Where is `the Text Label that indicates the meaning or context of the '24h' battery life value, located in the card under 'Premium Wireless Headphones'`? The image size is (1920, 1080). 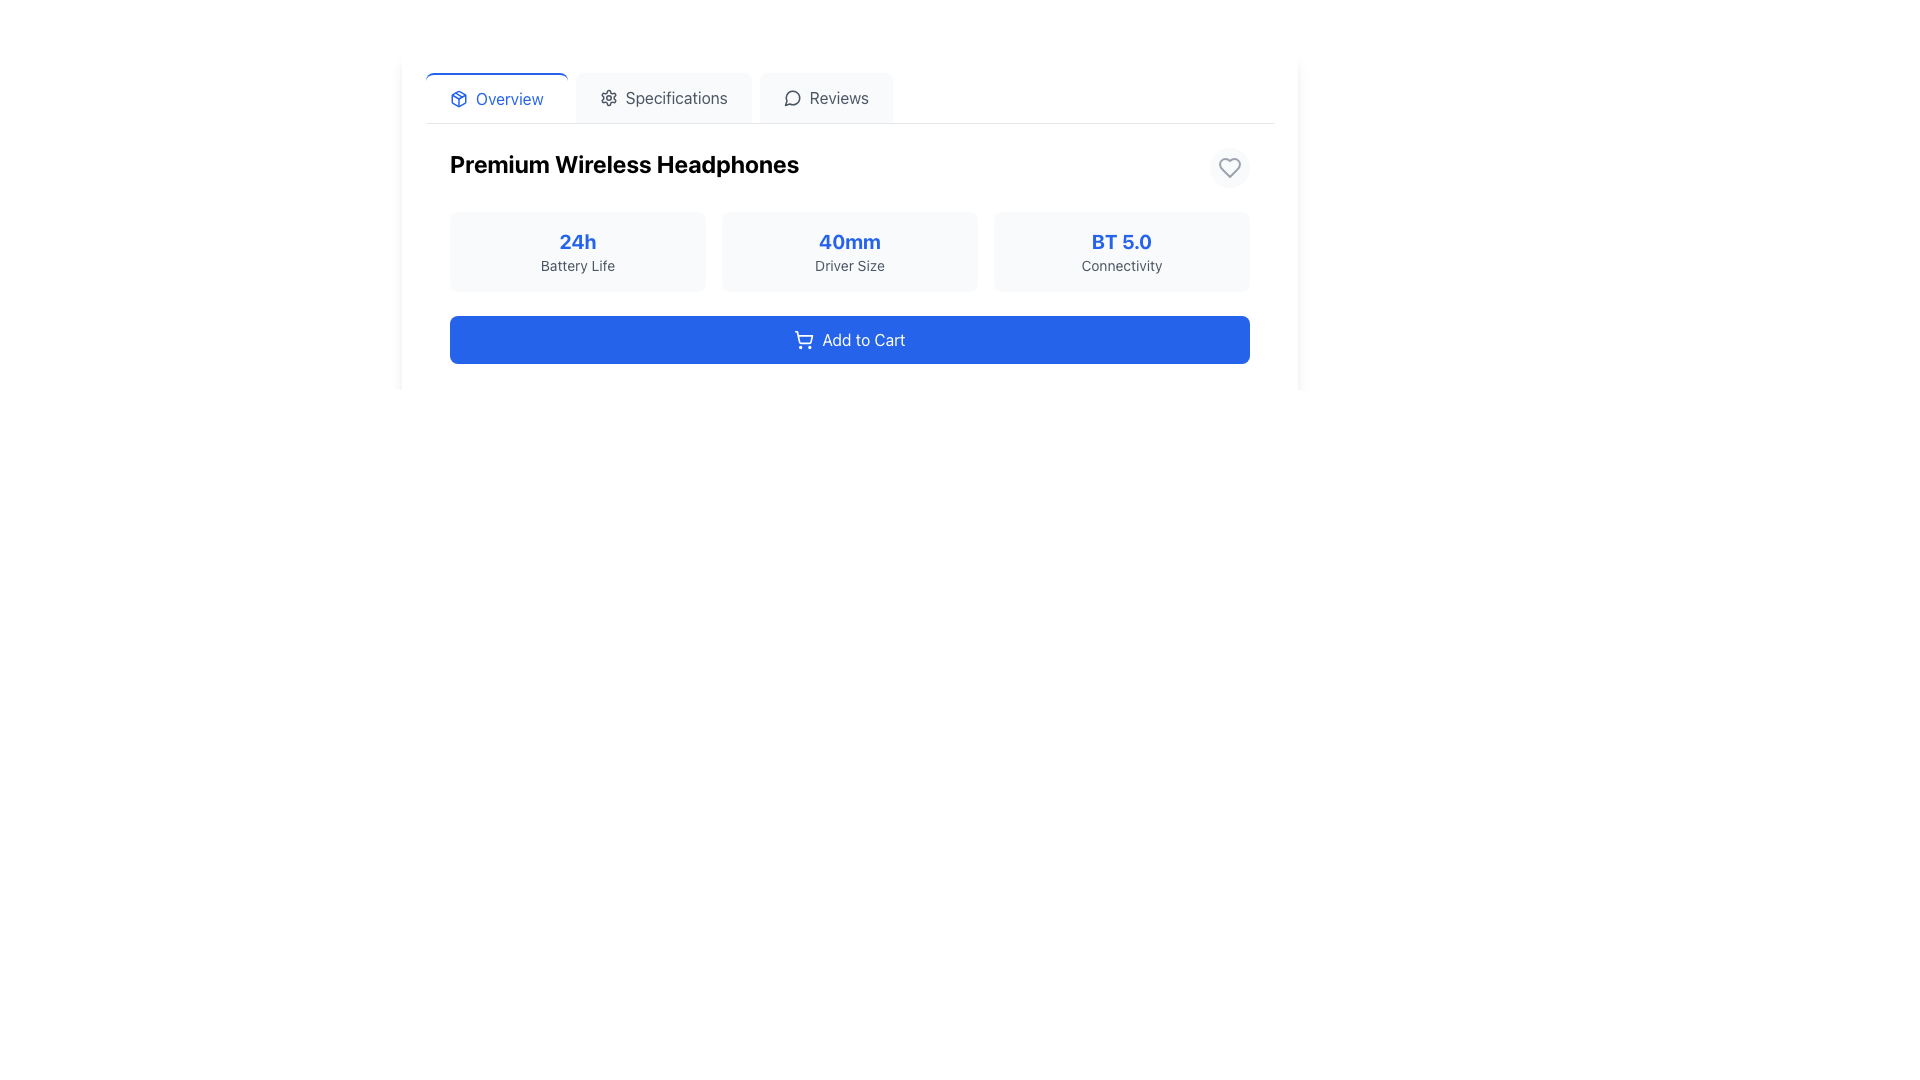
the Text Label that indicates the meaning or context of the '24h' battery life value, located in the card under 'Premium Wireless Headphones' is located at coordinates (576, 265).